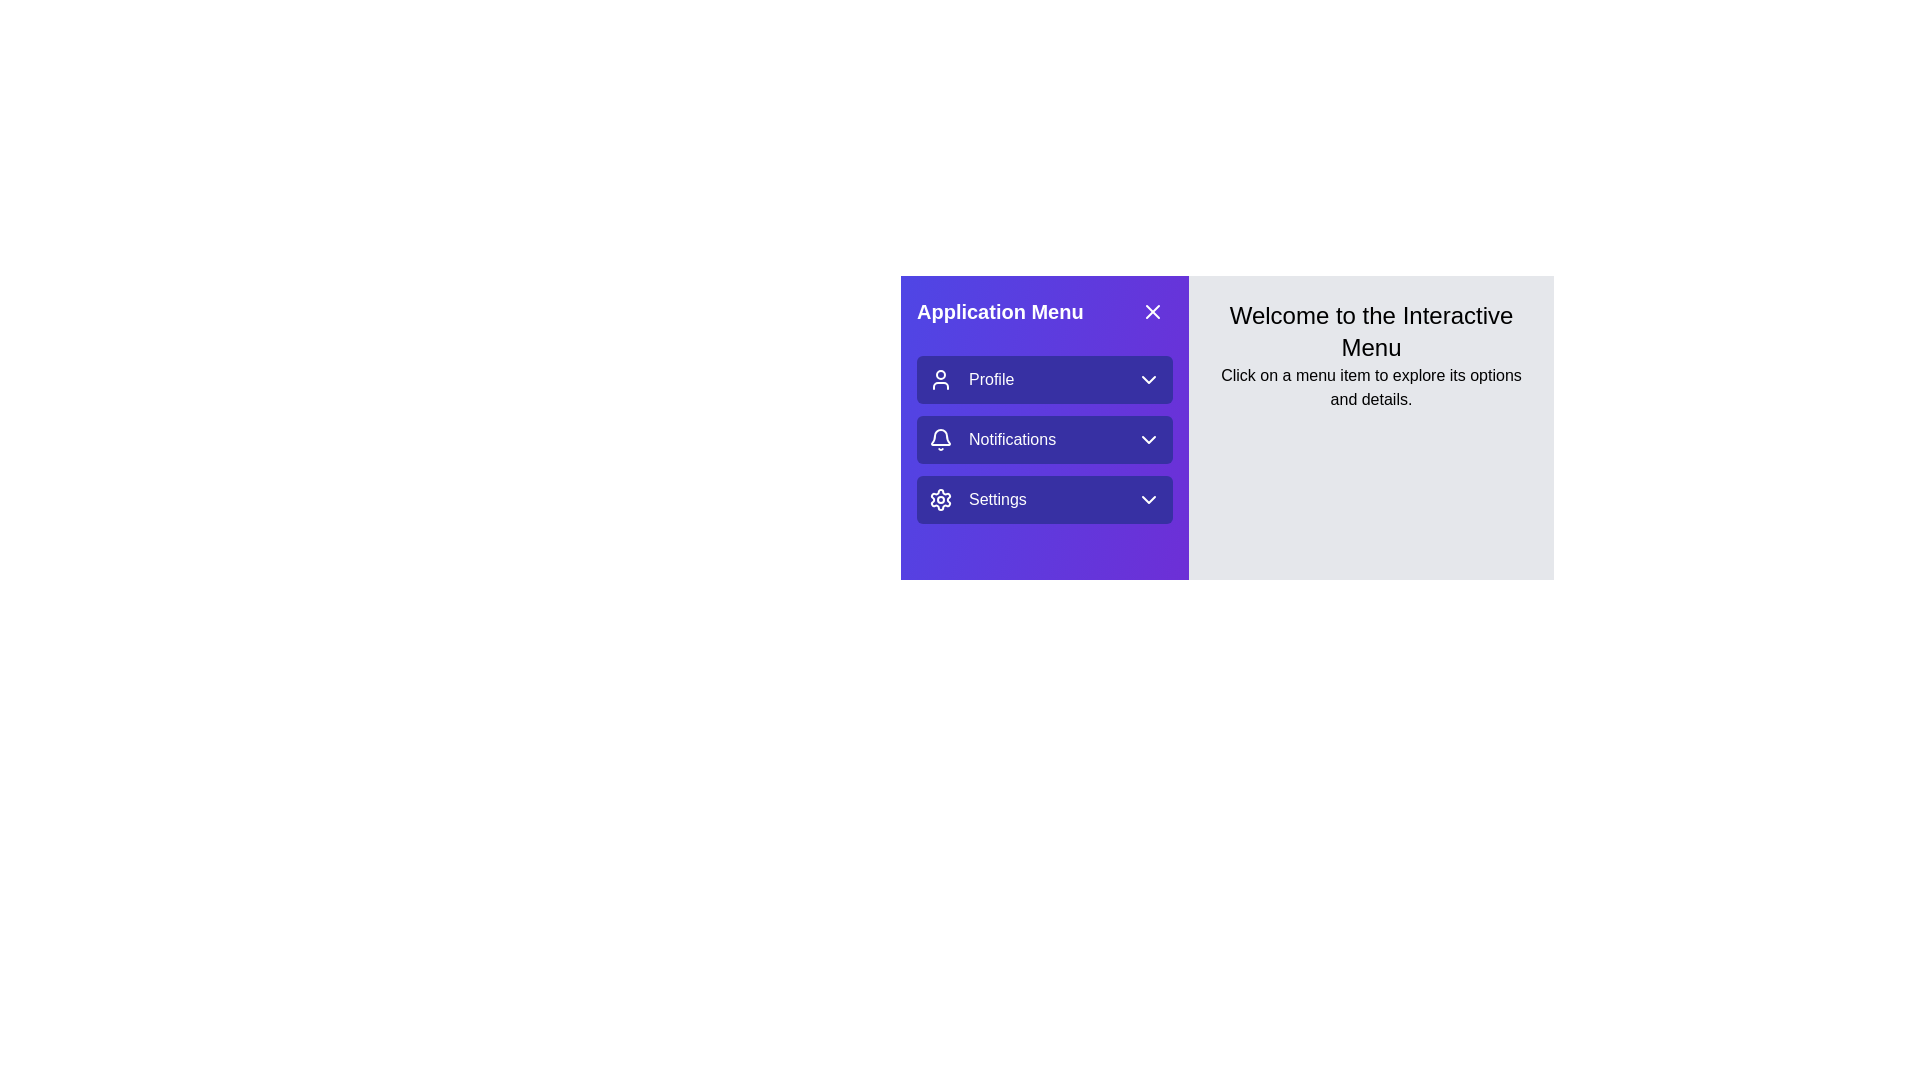 This screenshot has height=1080, width=1920. I want to click on the icon at the far-right end of the 'Notifications' button, so click(1148, 438).